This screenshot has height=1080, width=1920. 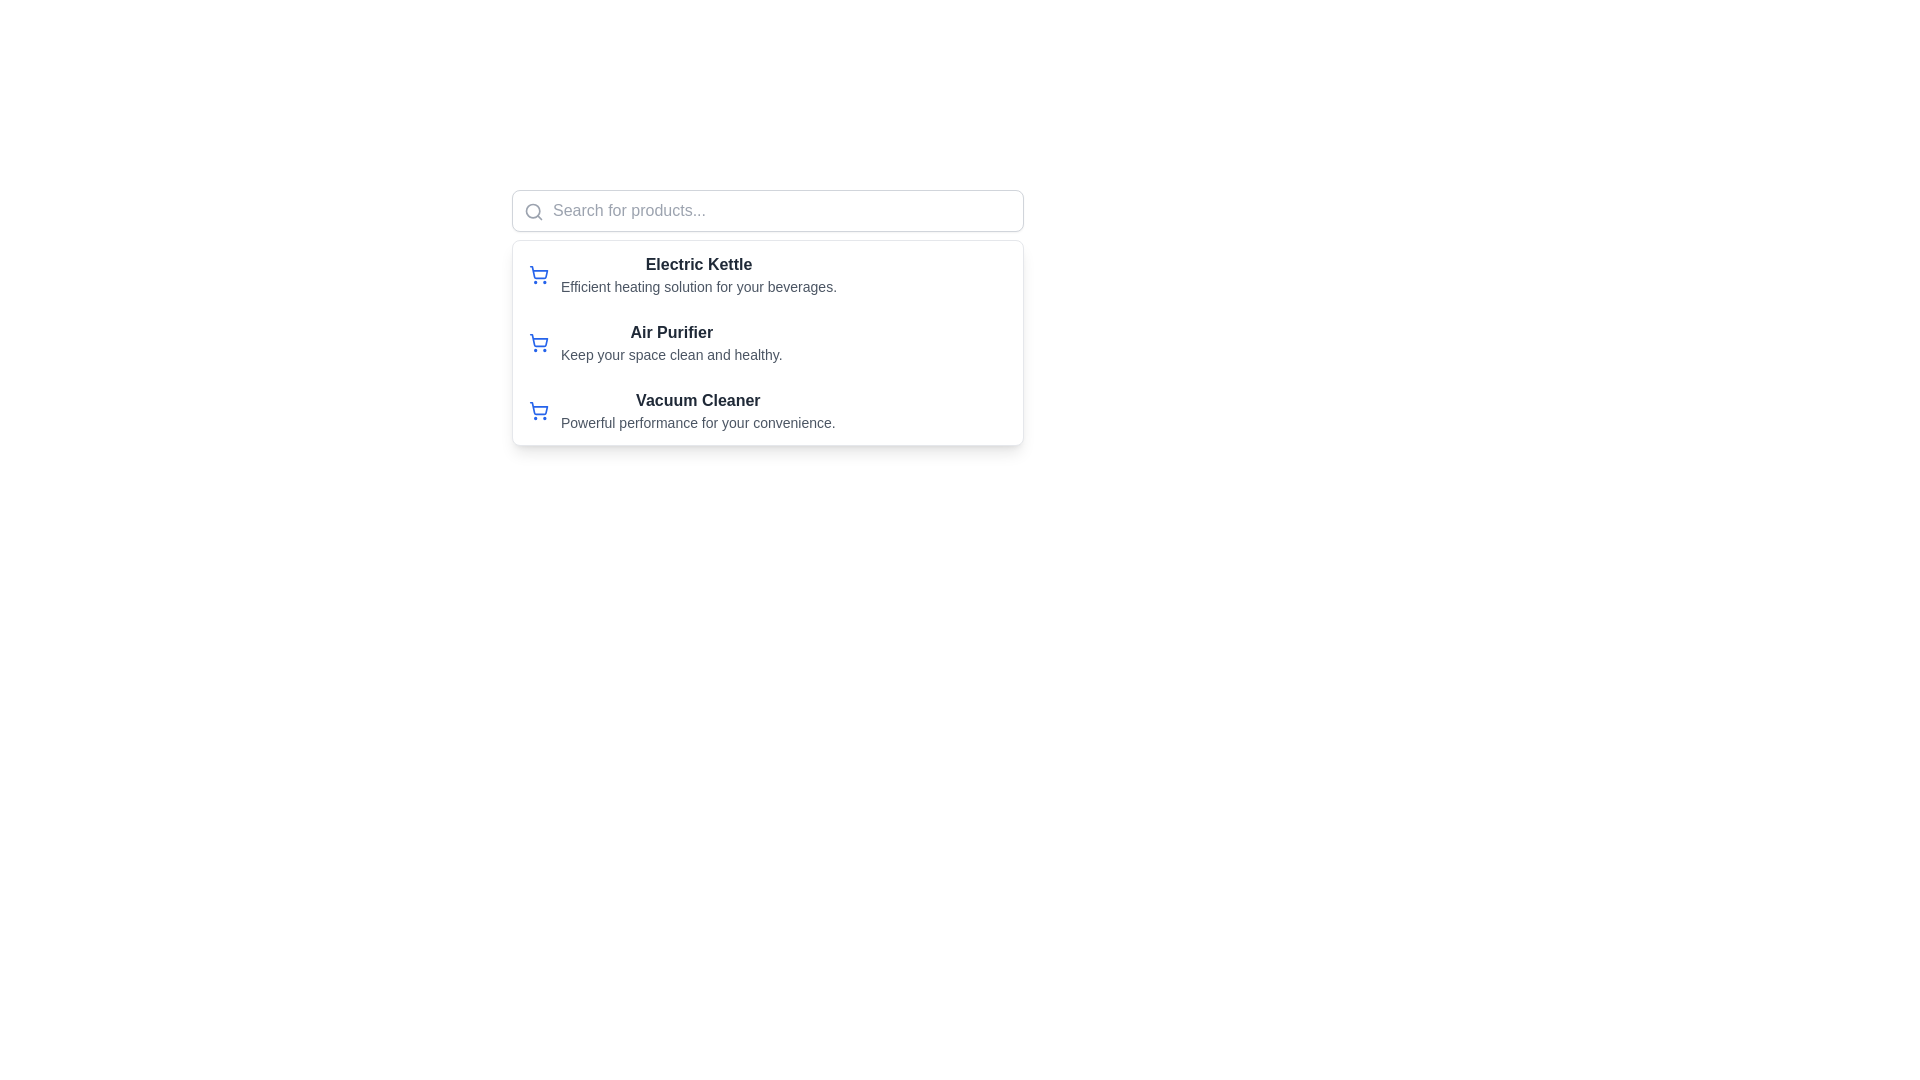 I want to click on the blue shopping cart icon located at the top-left of the 'Electric Kettle' product entry, so click(x=538, y=274).